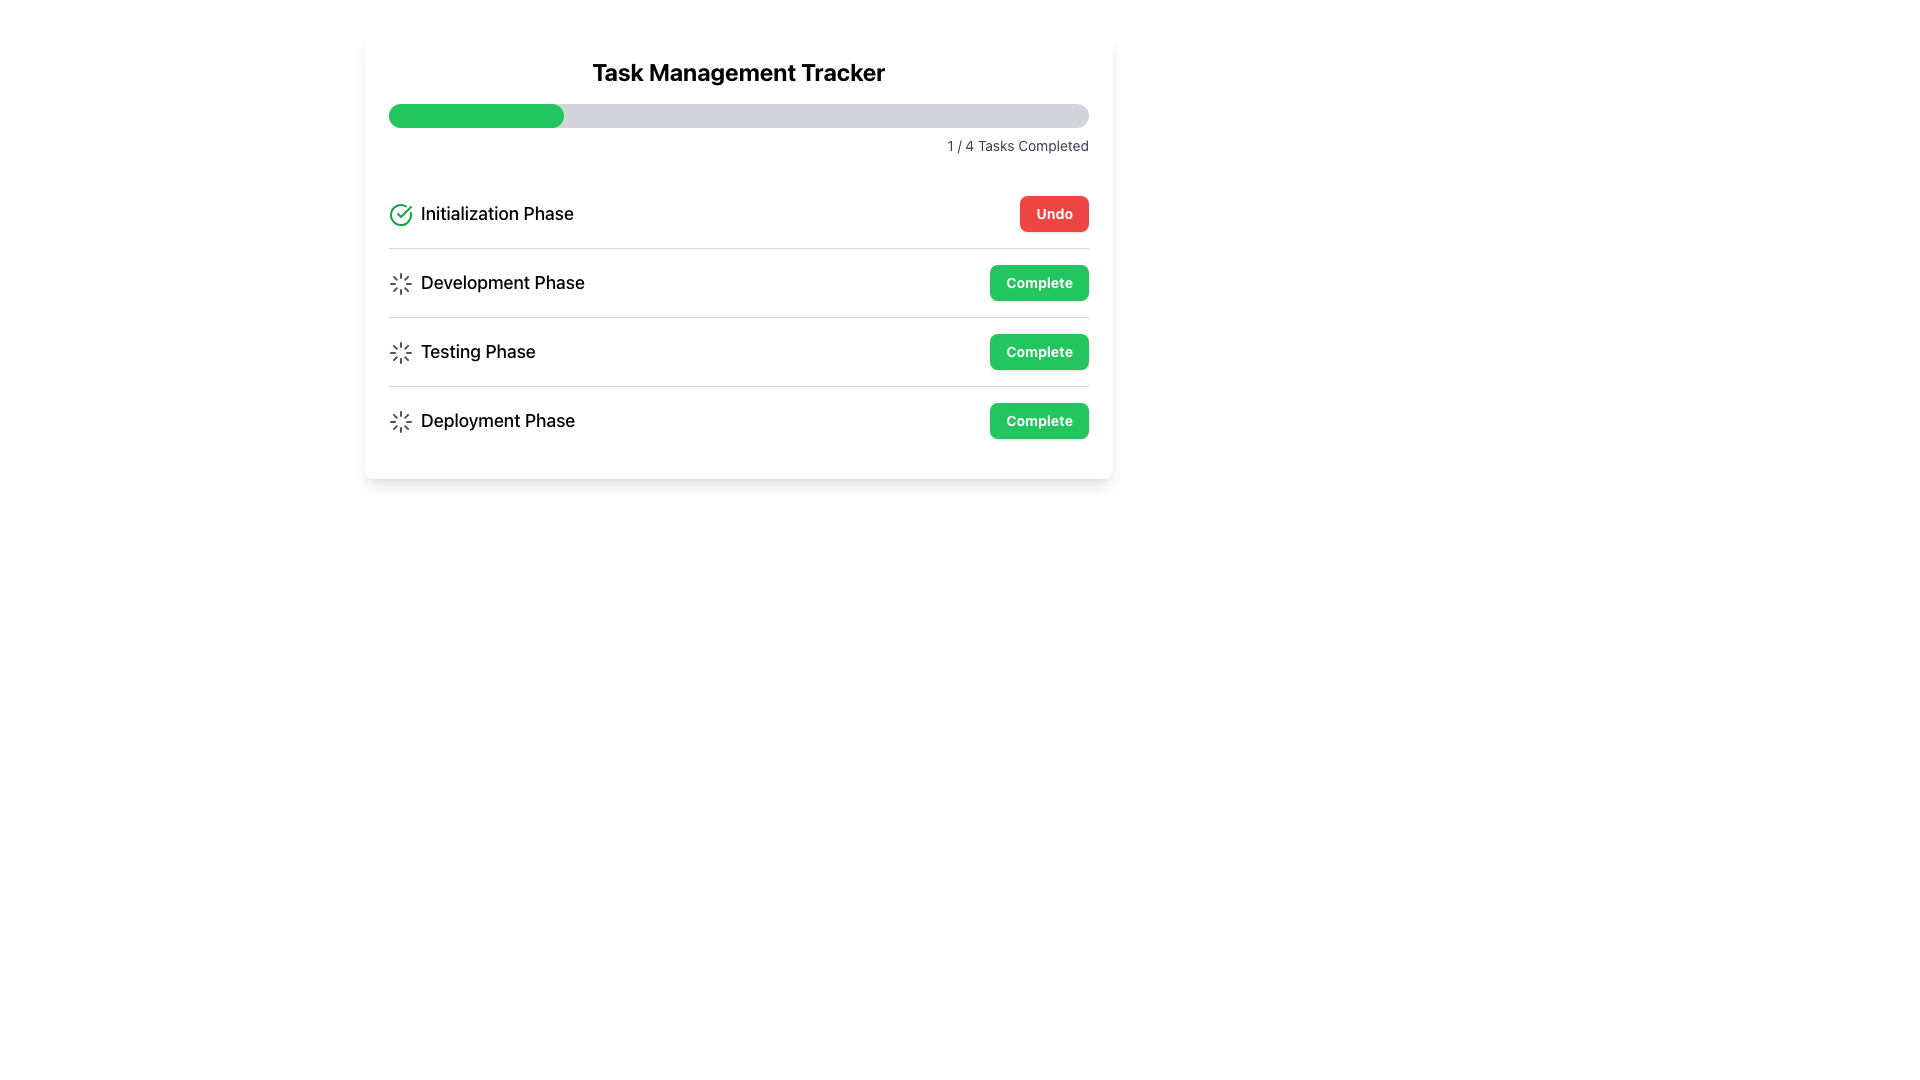 This screenshot has height=1080, width=1920. I want to click on the loading icon indicating the 'Testing Phase' task in the task tracker interface, which is positioned to the left of the 'Testing Phase' label, so click(400, 352).